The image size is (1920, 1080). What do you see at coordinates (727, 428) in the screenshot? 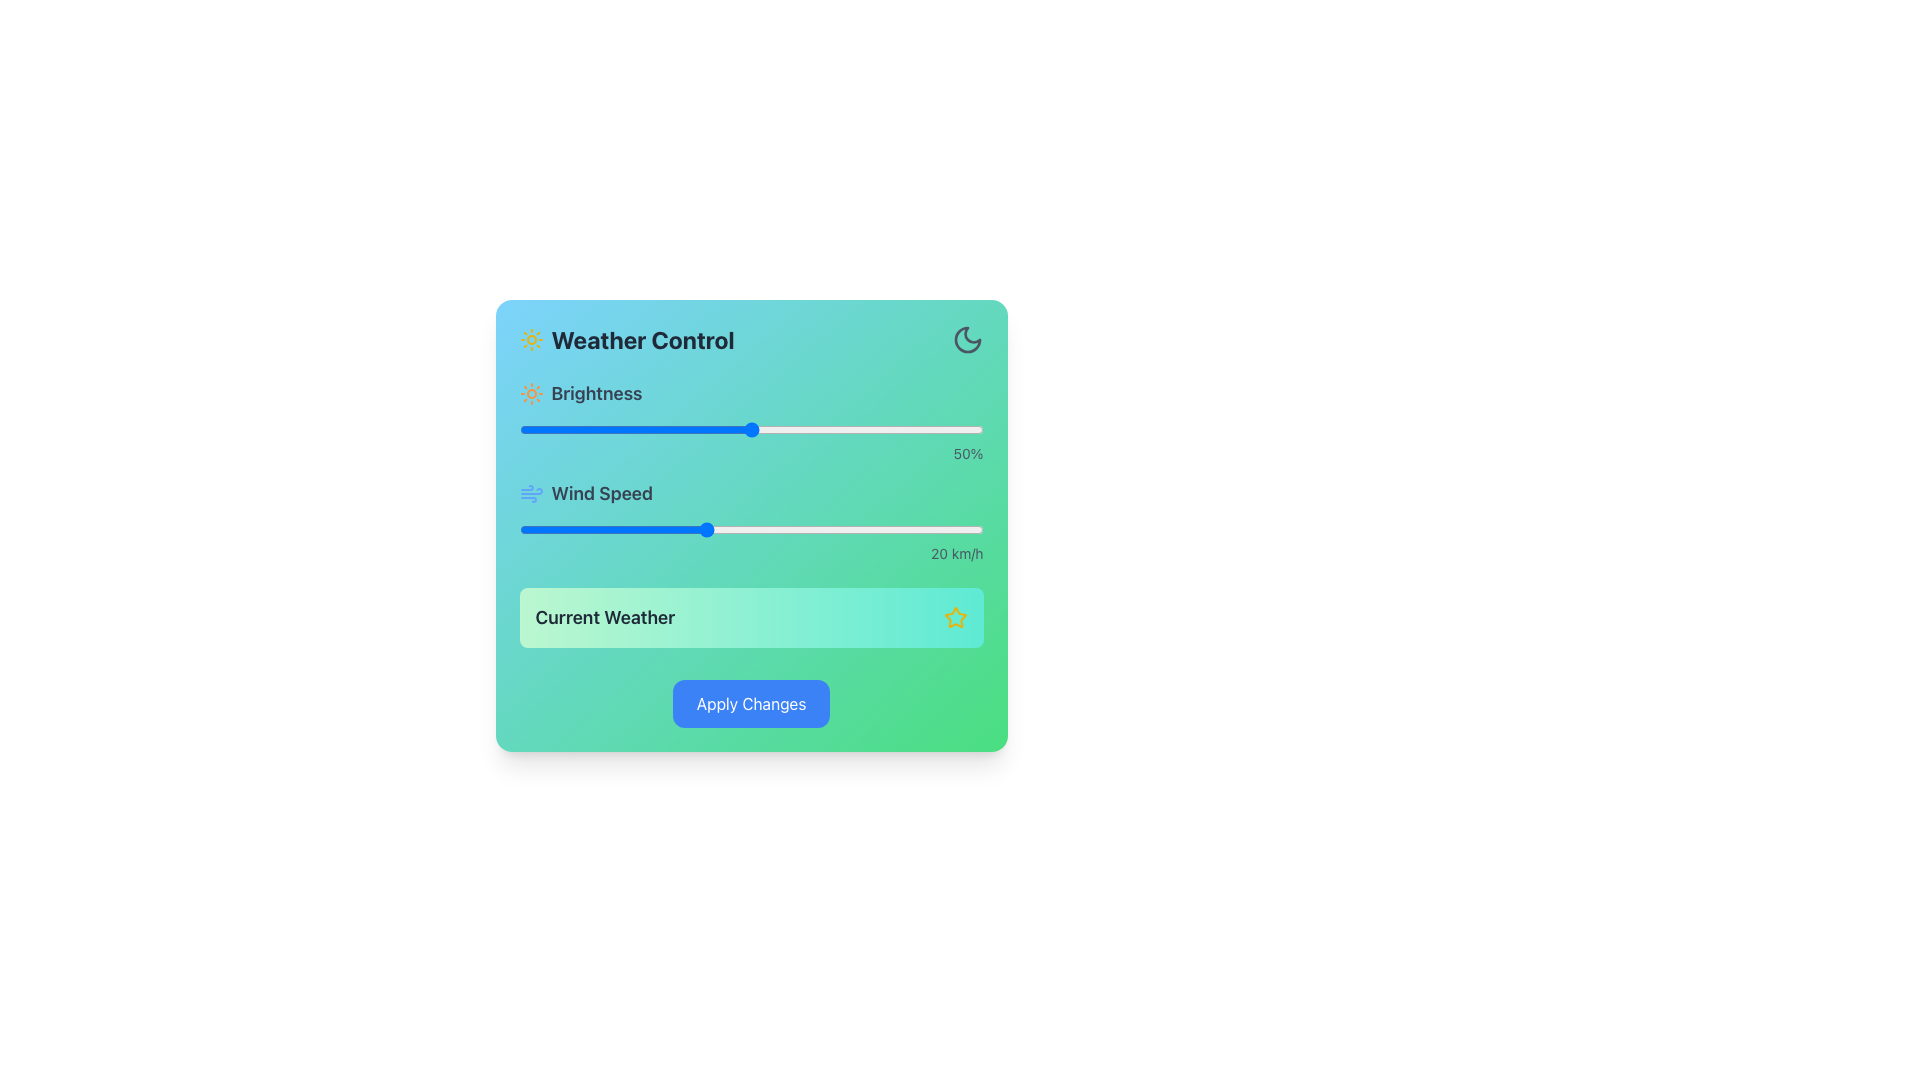
I see `the brightness level` at bounding box center [727, 428].